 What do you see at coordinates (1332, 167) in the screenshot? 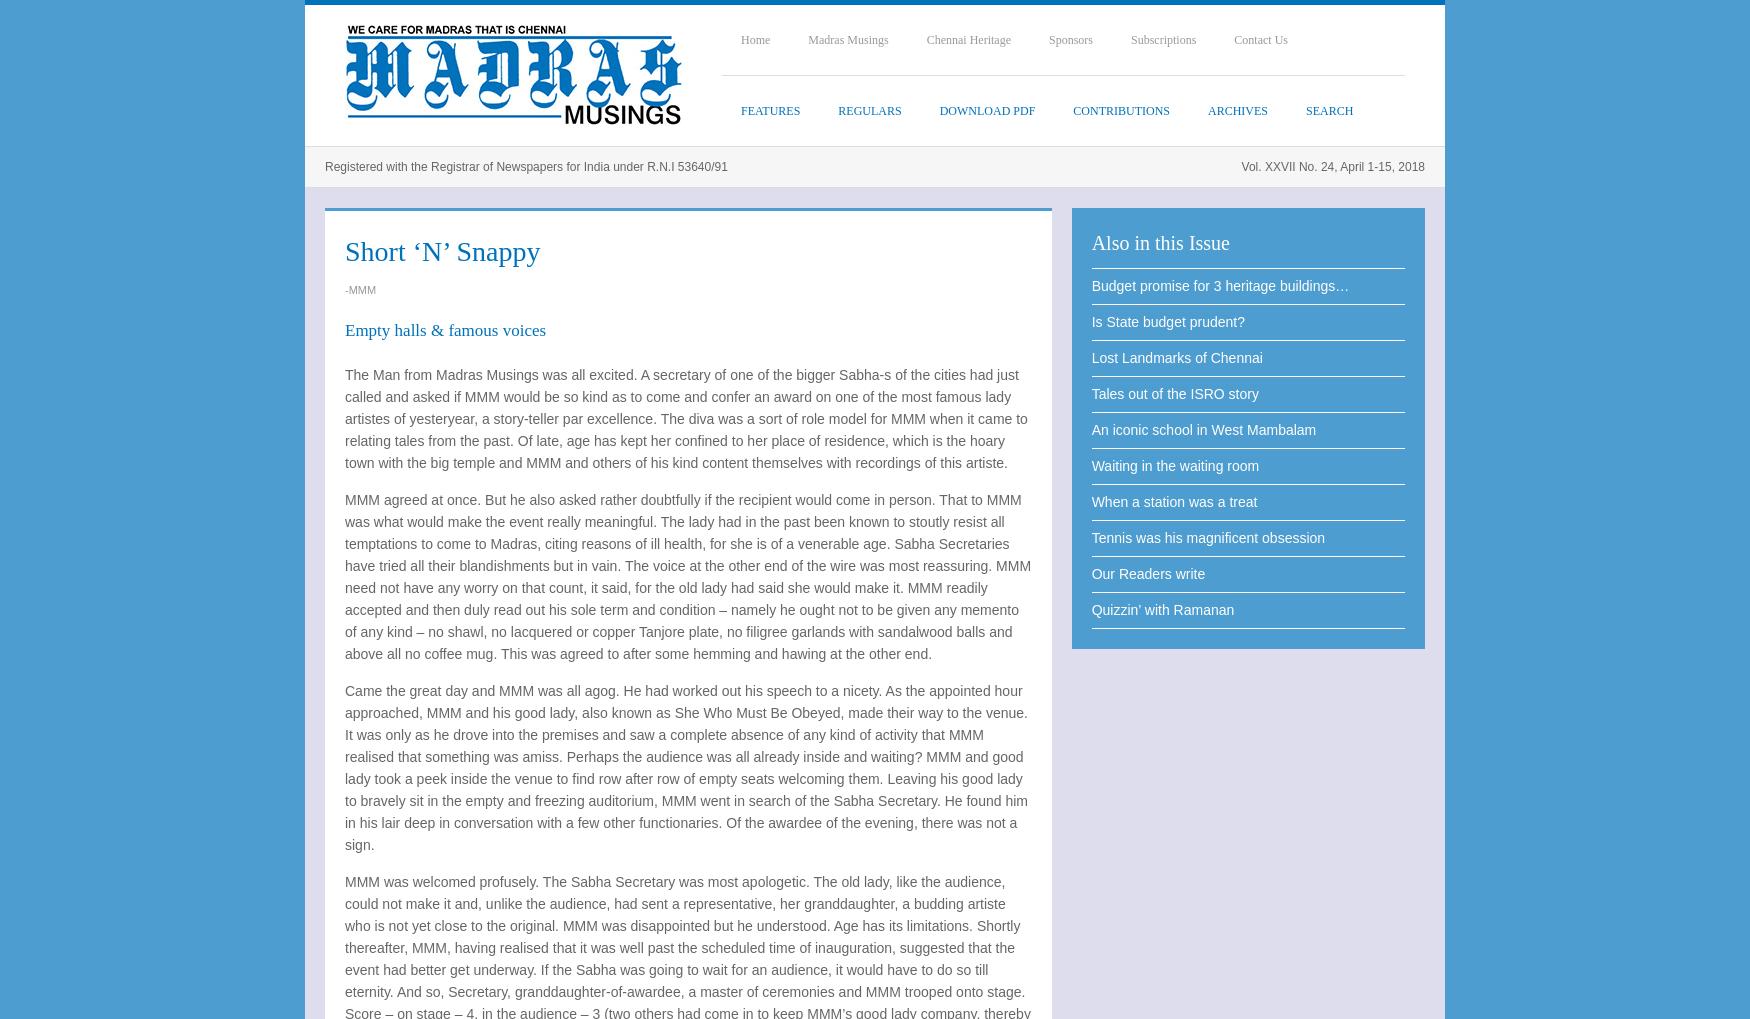
I see `'Vol. XXVII No. 24, April 1-15, 2018'` at bounding box center [1332, 167].